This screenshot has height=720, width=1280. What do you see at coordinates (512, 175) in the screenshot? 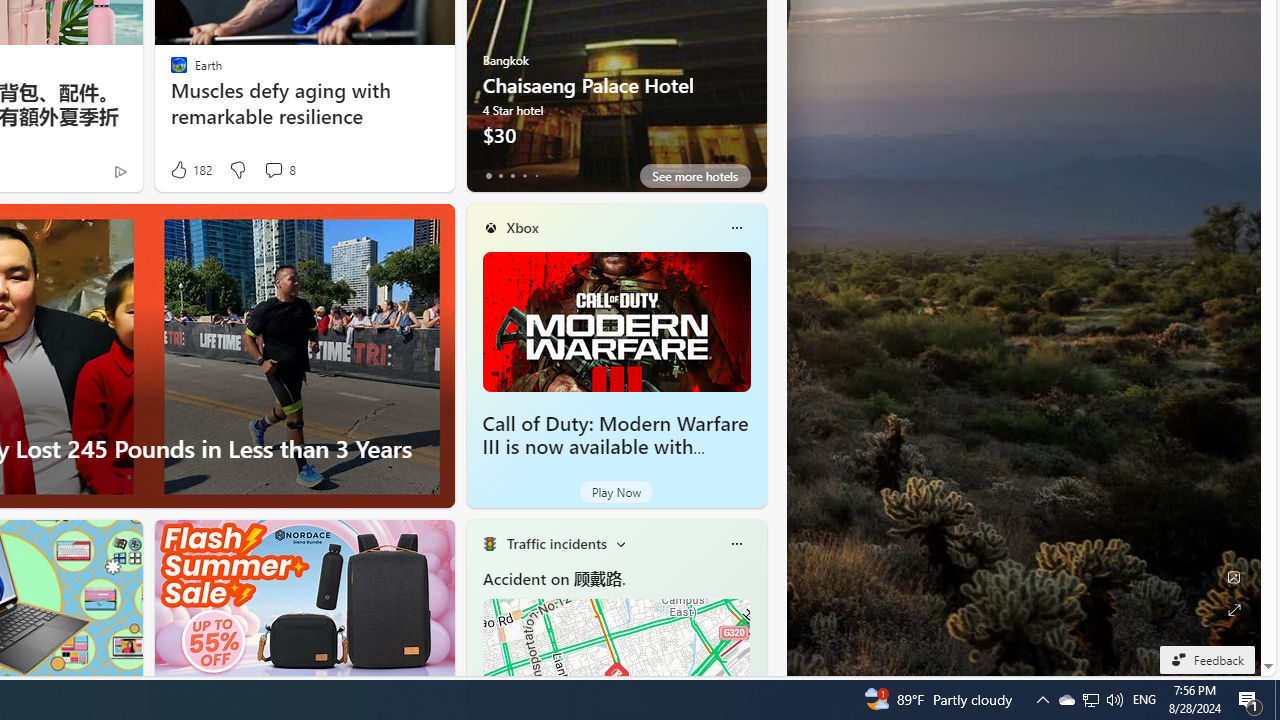
I see `'tab-2'` at bounding box center [512, 175].